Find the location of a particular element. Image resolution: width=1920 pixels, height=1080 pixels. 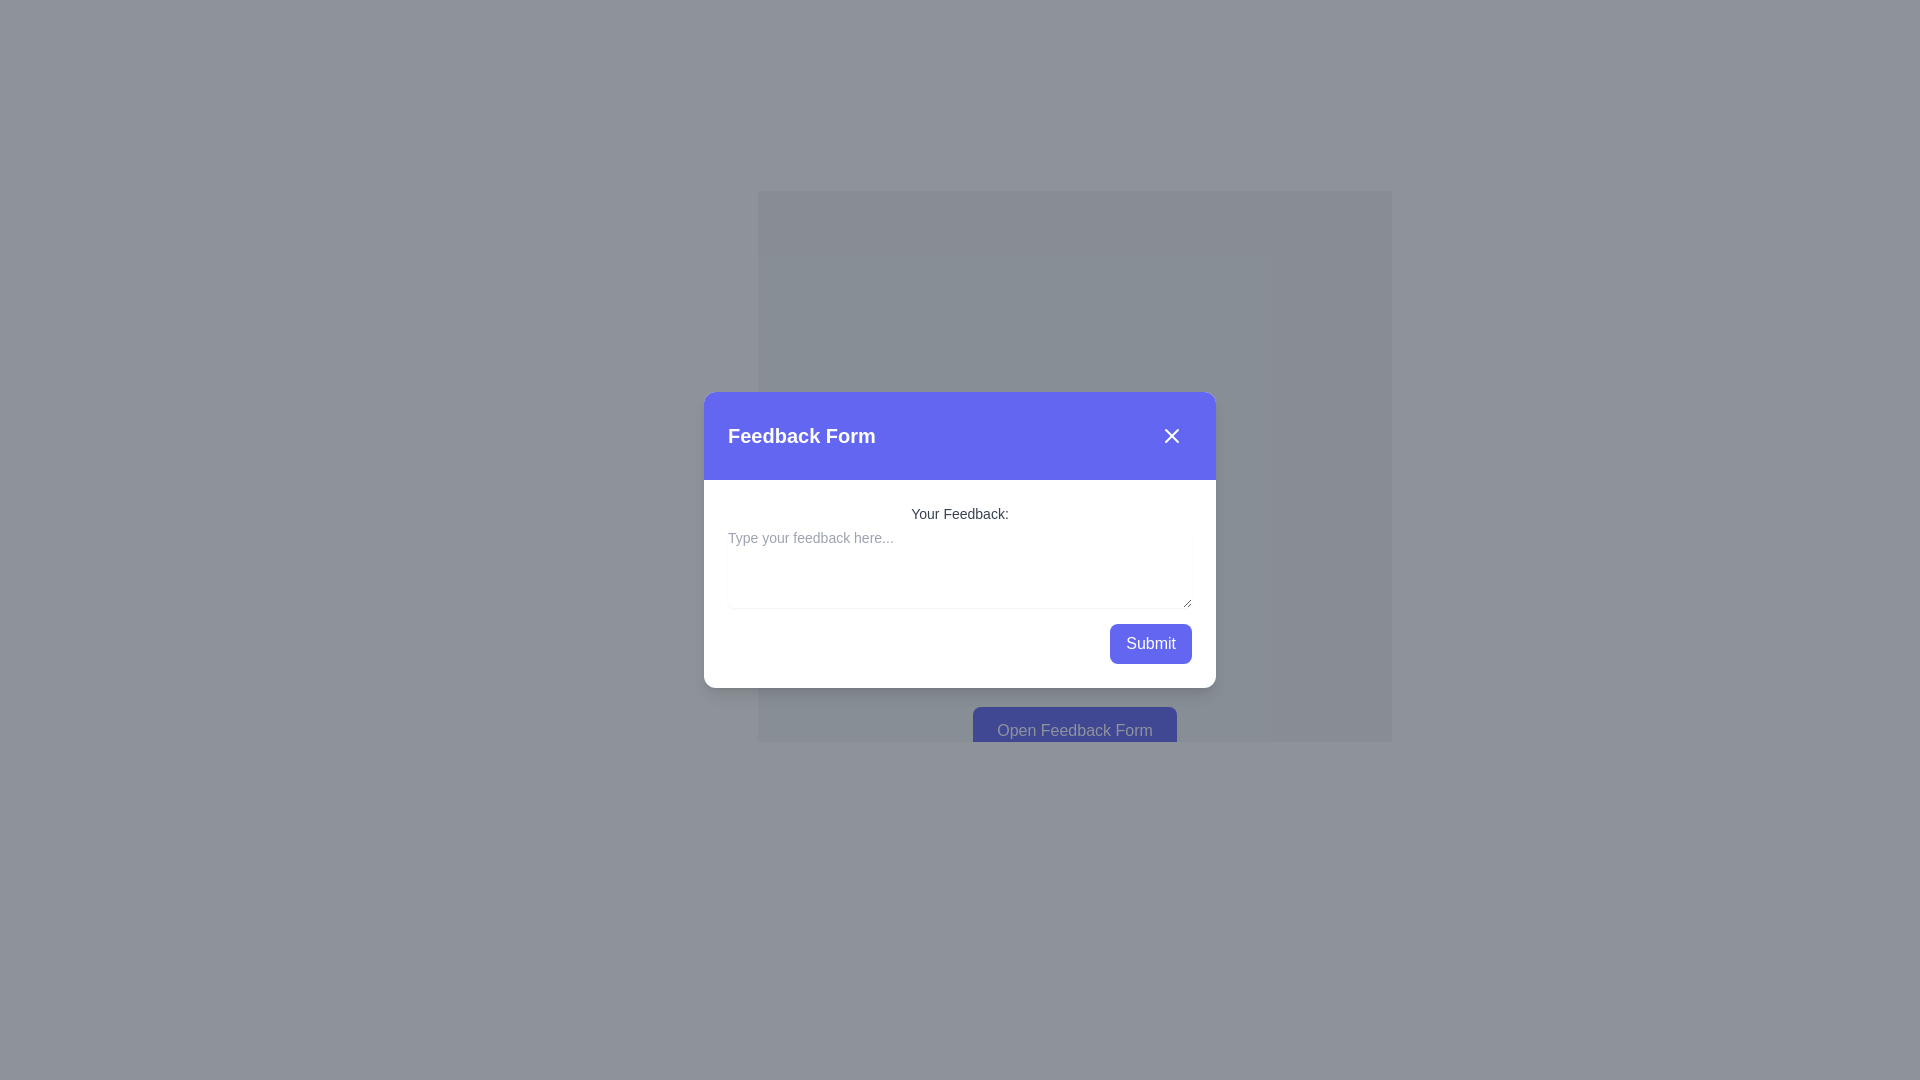

the close icon button in the top-right corner of the 'Feedback Form' modal is located at coordinates (1171, 434).